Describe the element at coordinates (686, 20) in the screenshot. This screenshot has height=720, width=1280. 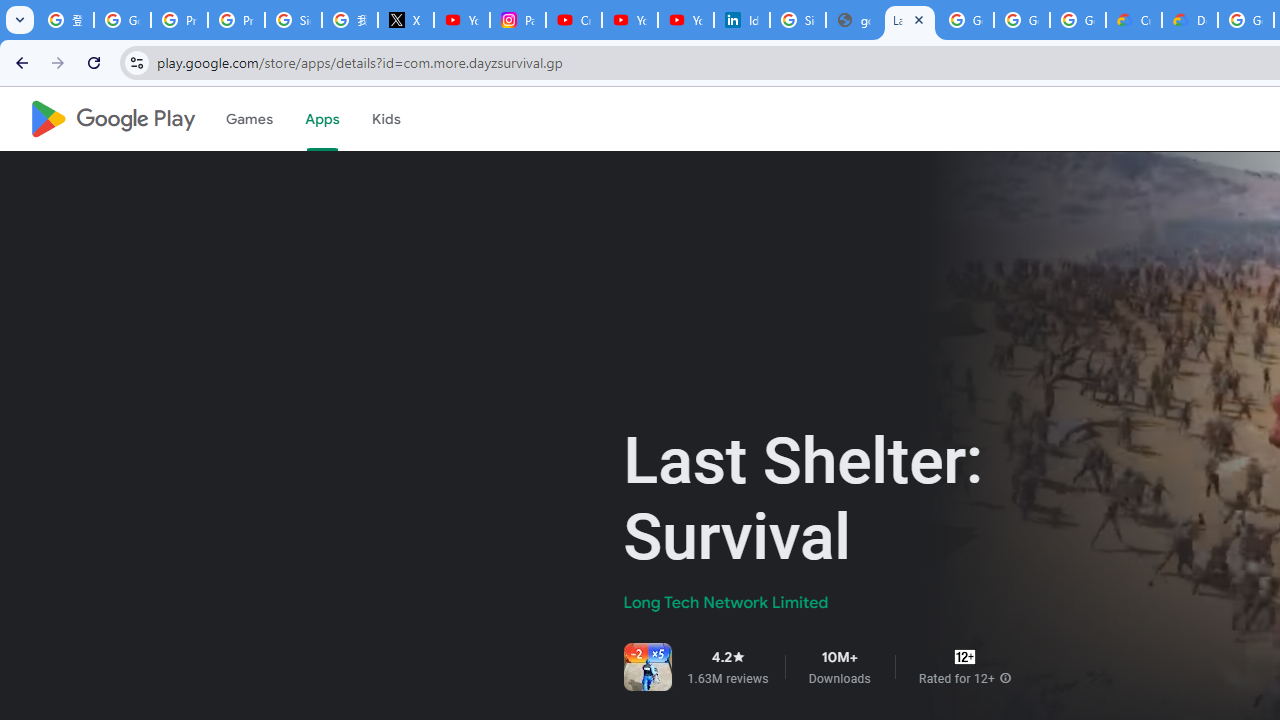
I see `'YouTube Culture & Trends - YouTube Top 10, 2021'` at that location.